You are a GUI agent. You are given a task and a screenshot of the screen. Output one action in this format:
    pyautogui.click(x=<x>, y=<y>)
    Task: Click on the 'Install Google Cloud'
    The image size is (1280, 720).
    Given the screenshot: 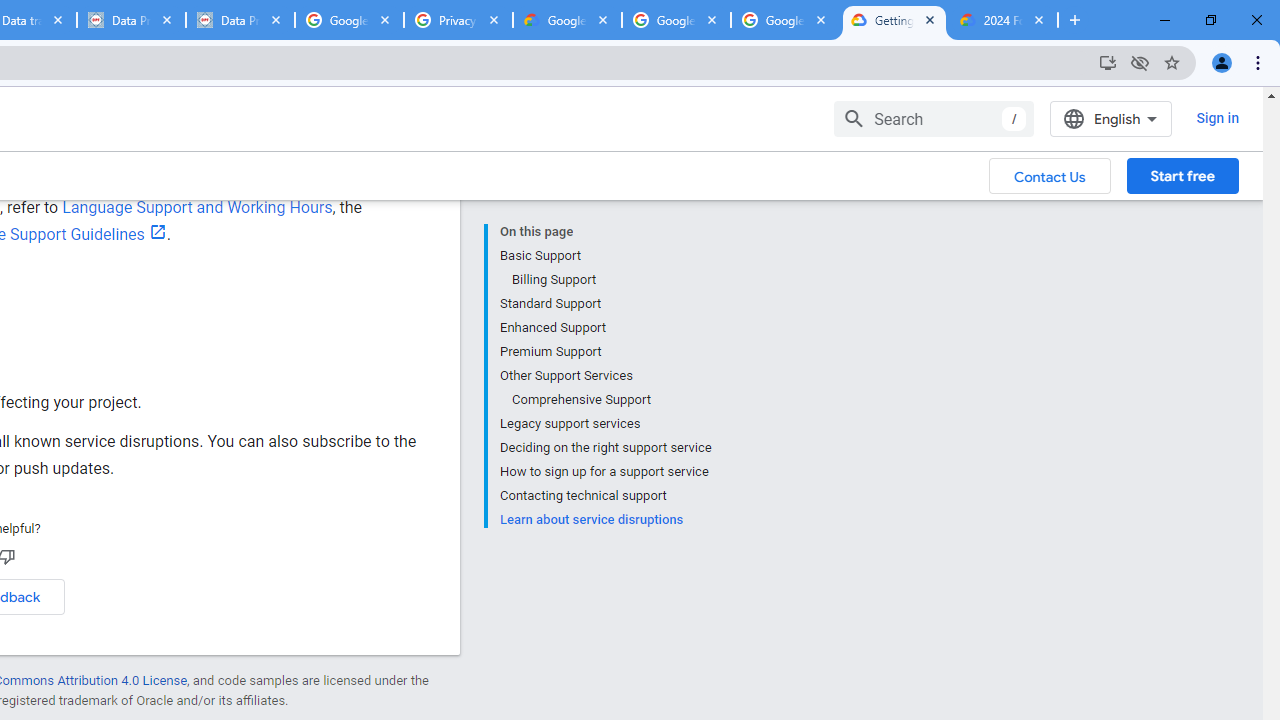 What is the action you would take?
    pyautogui.click(x=1106, y=61)
    